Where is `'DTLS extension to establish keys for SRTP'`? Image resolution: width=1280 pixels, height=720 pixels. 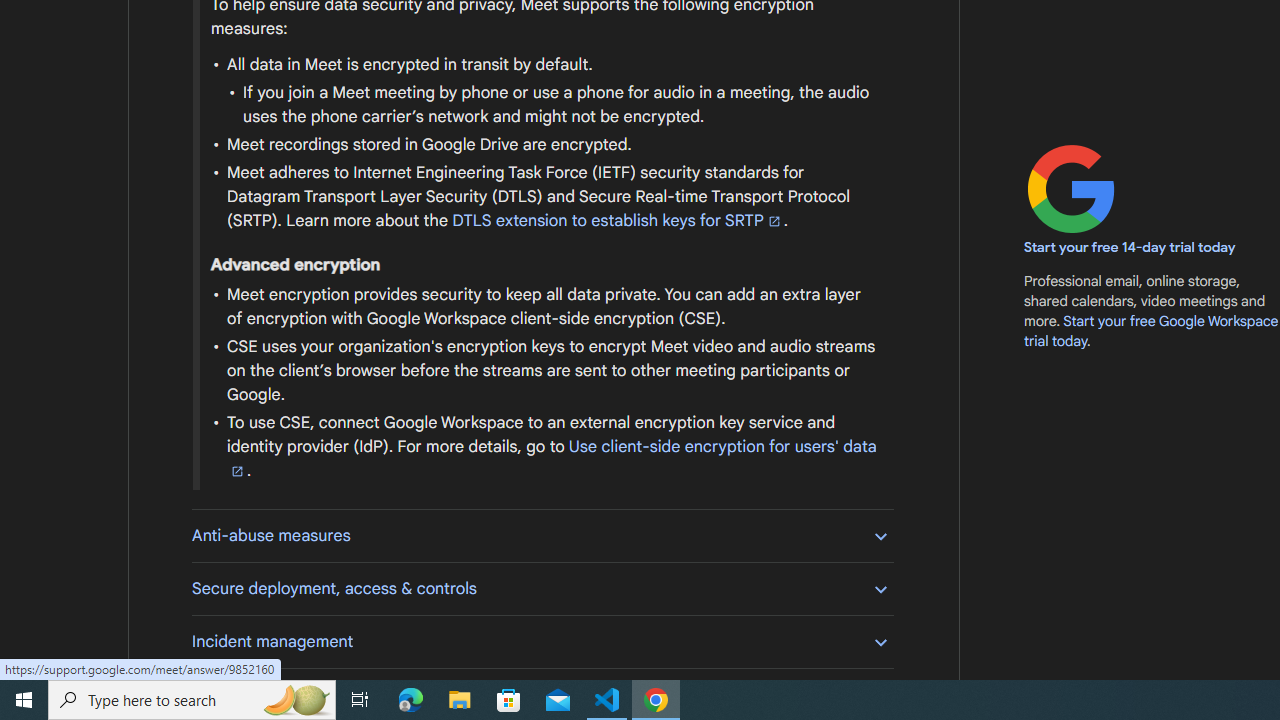
'DTLS extension to establish keys for SRTP' is located at coordinates (616, 221).